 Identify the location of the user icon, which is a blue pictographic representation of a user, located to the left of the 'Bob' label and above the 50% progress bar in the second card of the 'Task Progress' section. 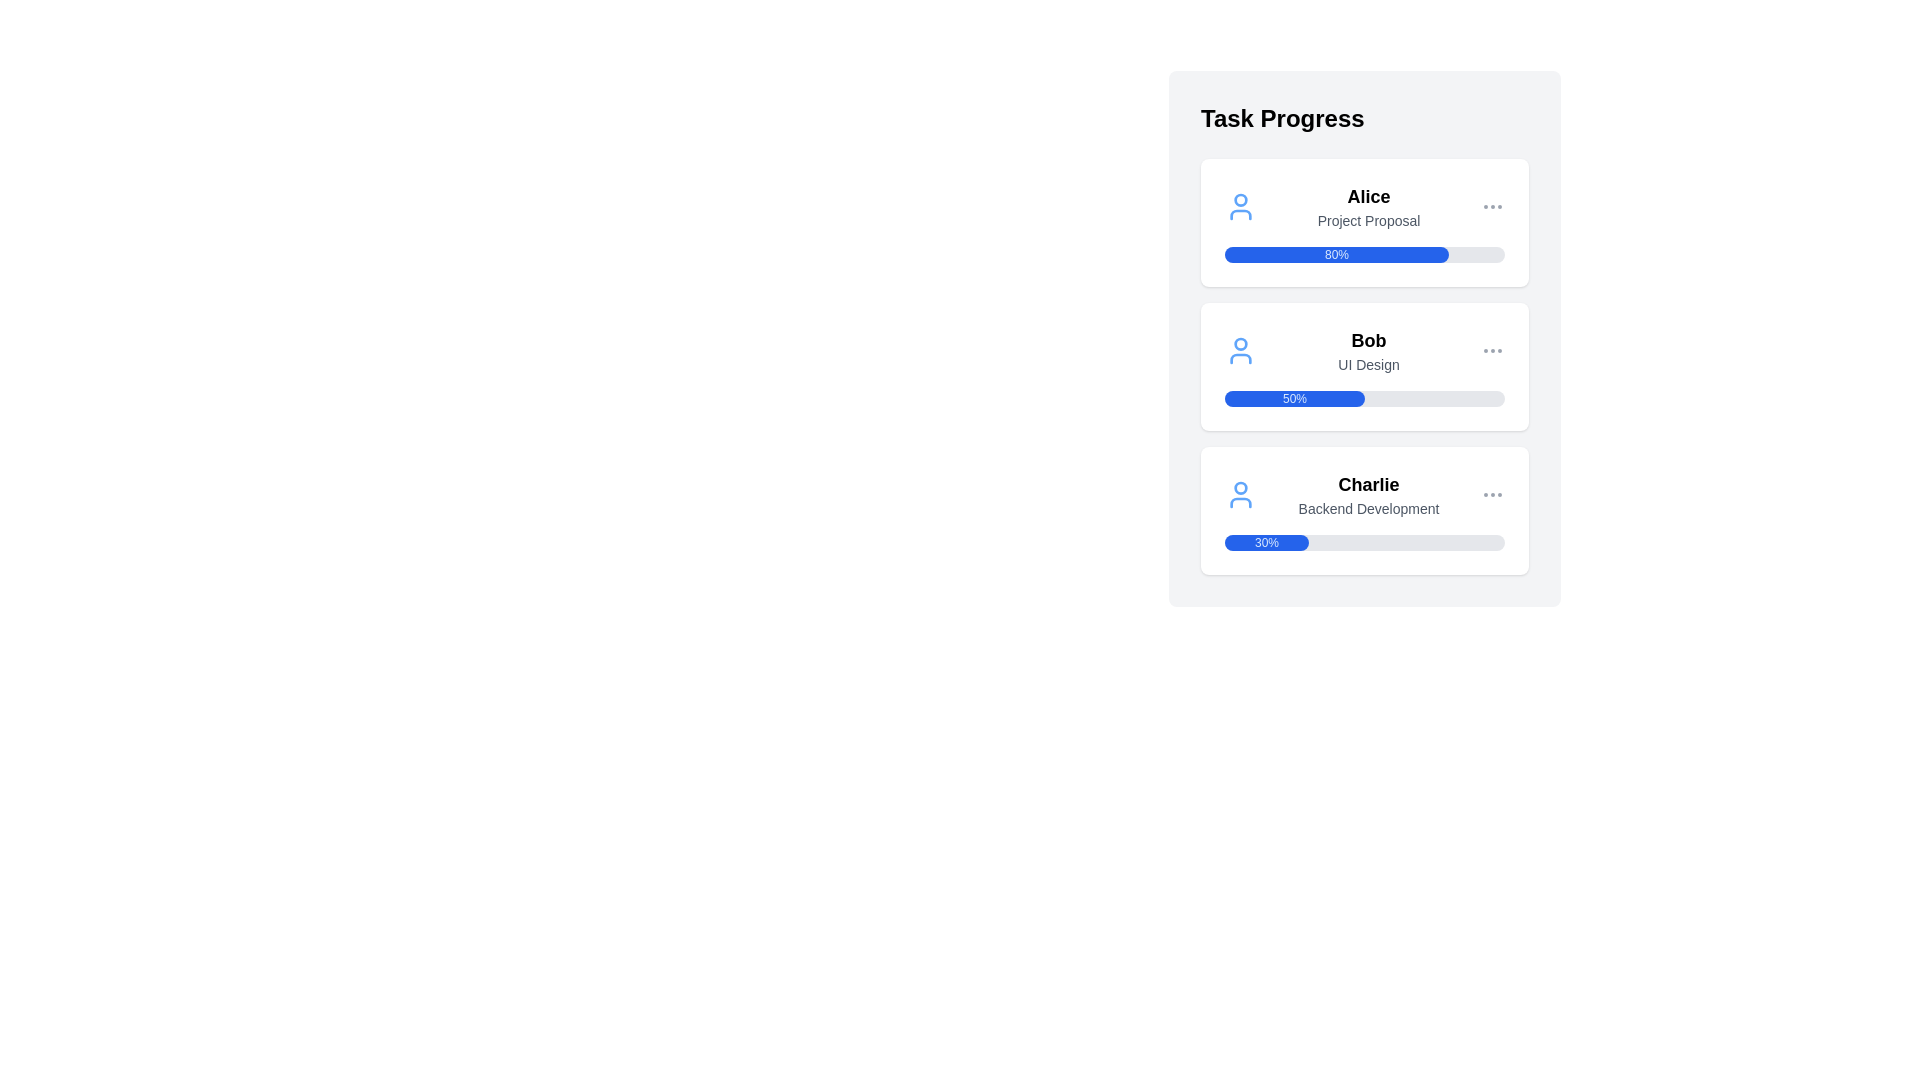
(1240, 350).